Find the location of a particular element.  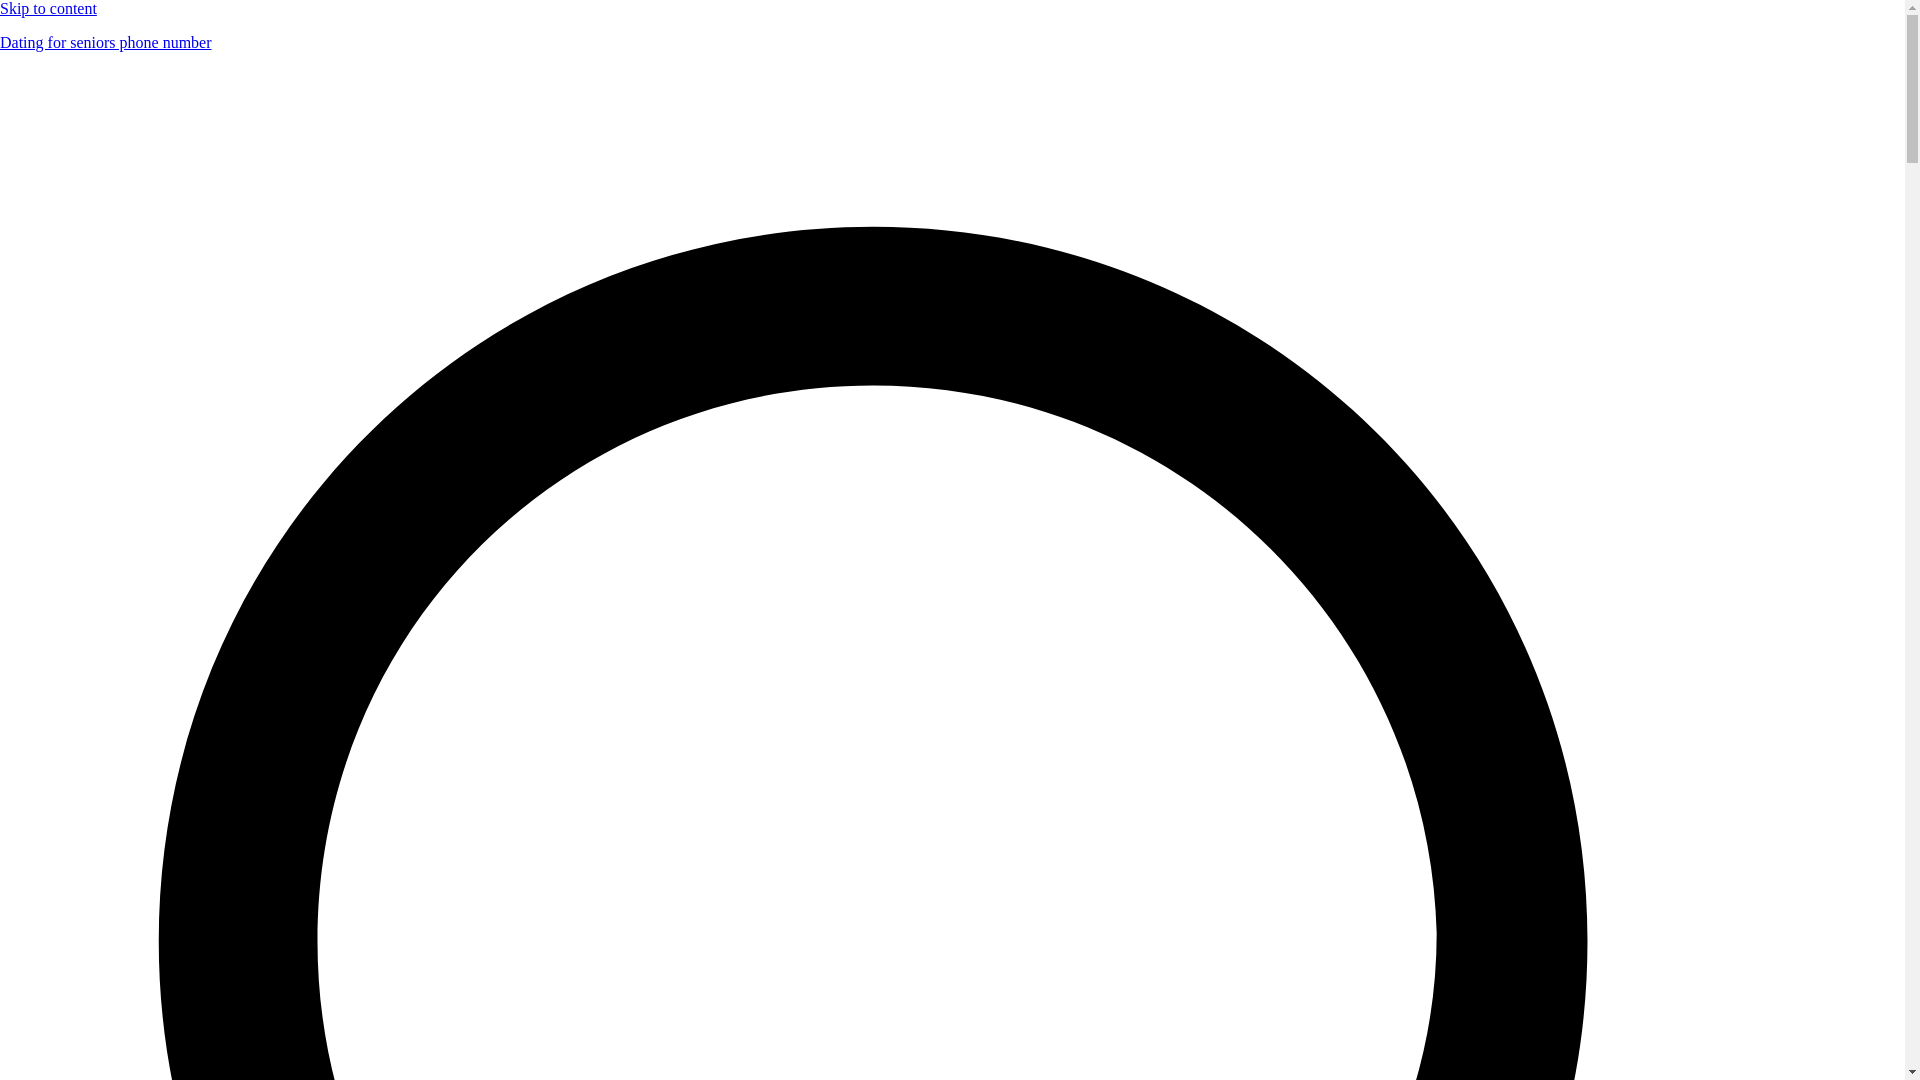

'Dating for seniors phone number' is located at coordinates (104, 42).